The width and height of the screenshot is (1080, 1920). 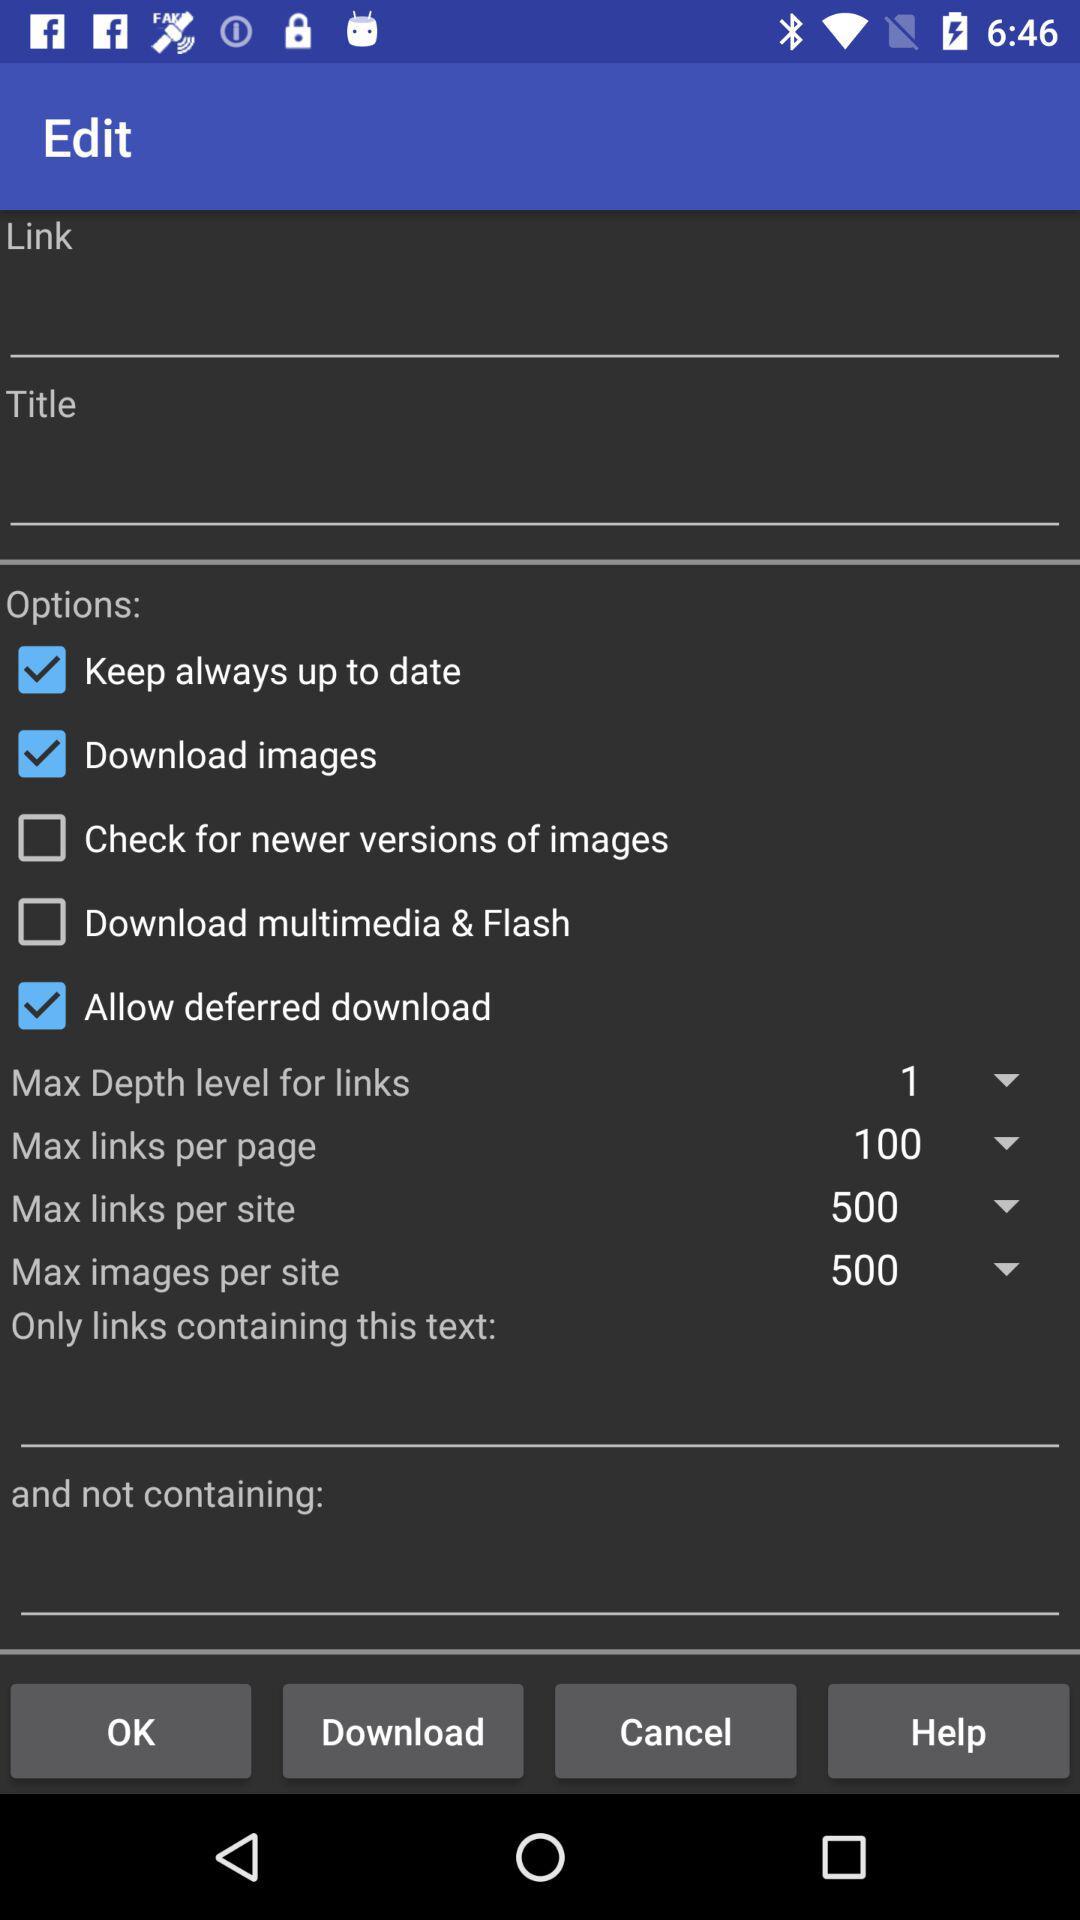 I want to click on included text, so click(x=540, y=1407).